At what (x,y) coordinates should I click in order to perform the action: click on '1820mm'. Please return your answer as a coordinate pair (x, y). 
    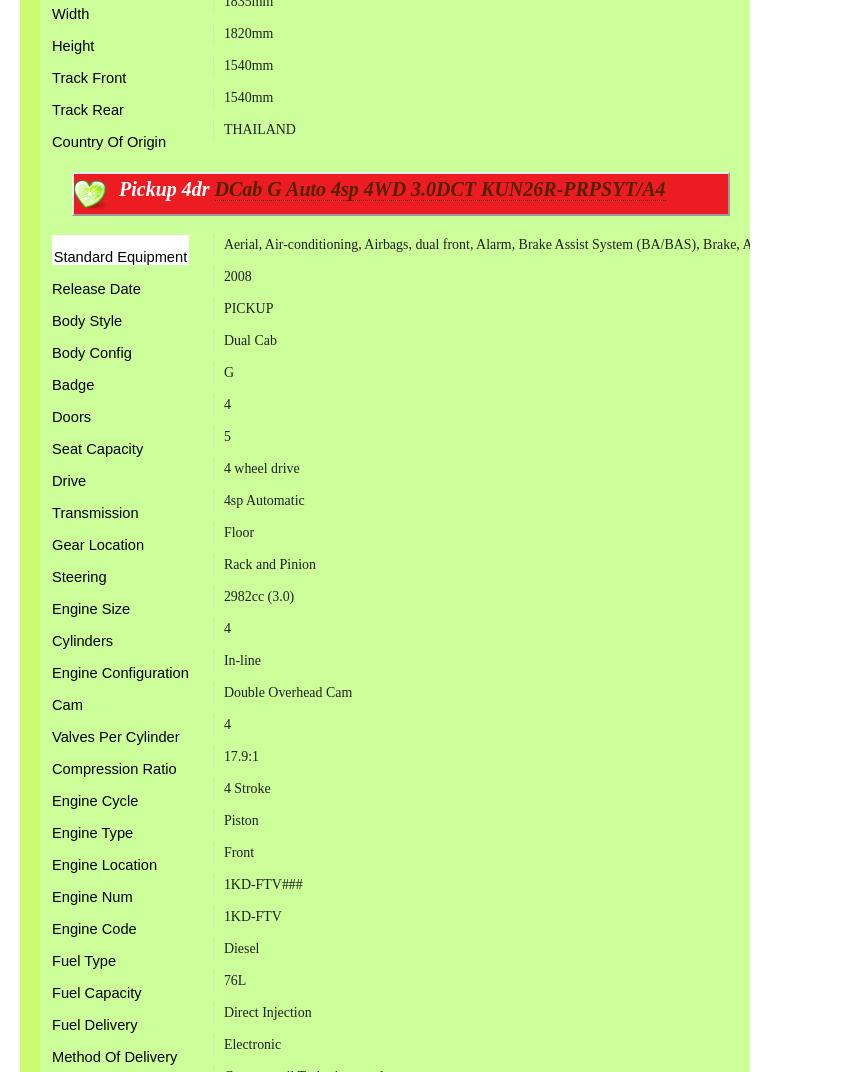
    Looking at the image, I should click on (247, 32).